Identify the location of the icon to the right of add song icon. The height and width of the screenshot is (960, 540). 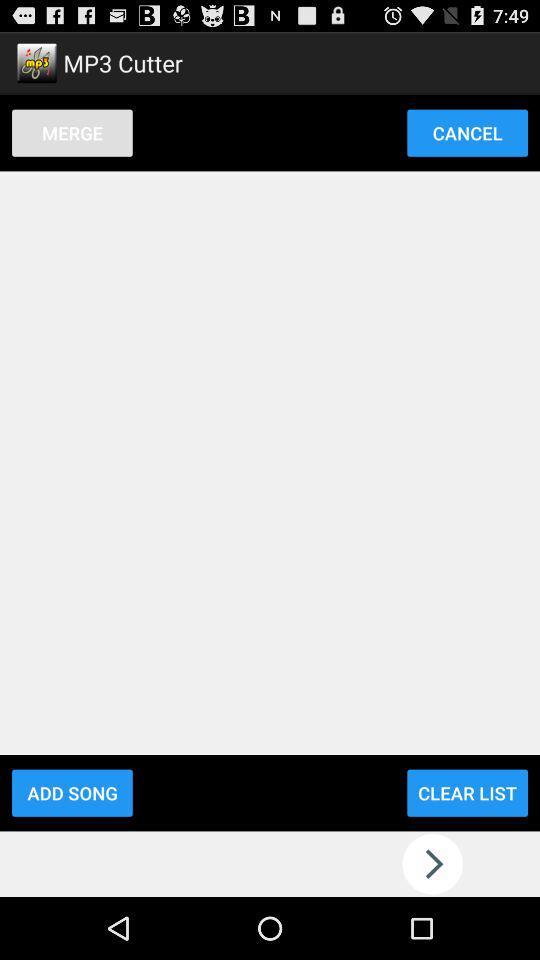
(467, 793).